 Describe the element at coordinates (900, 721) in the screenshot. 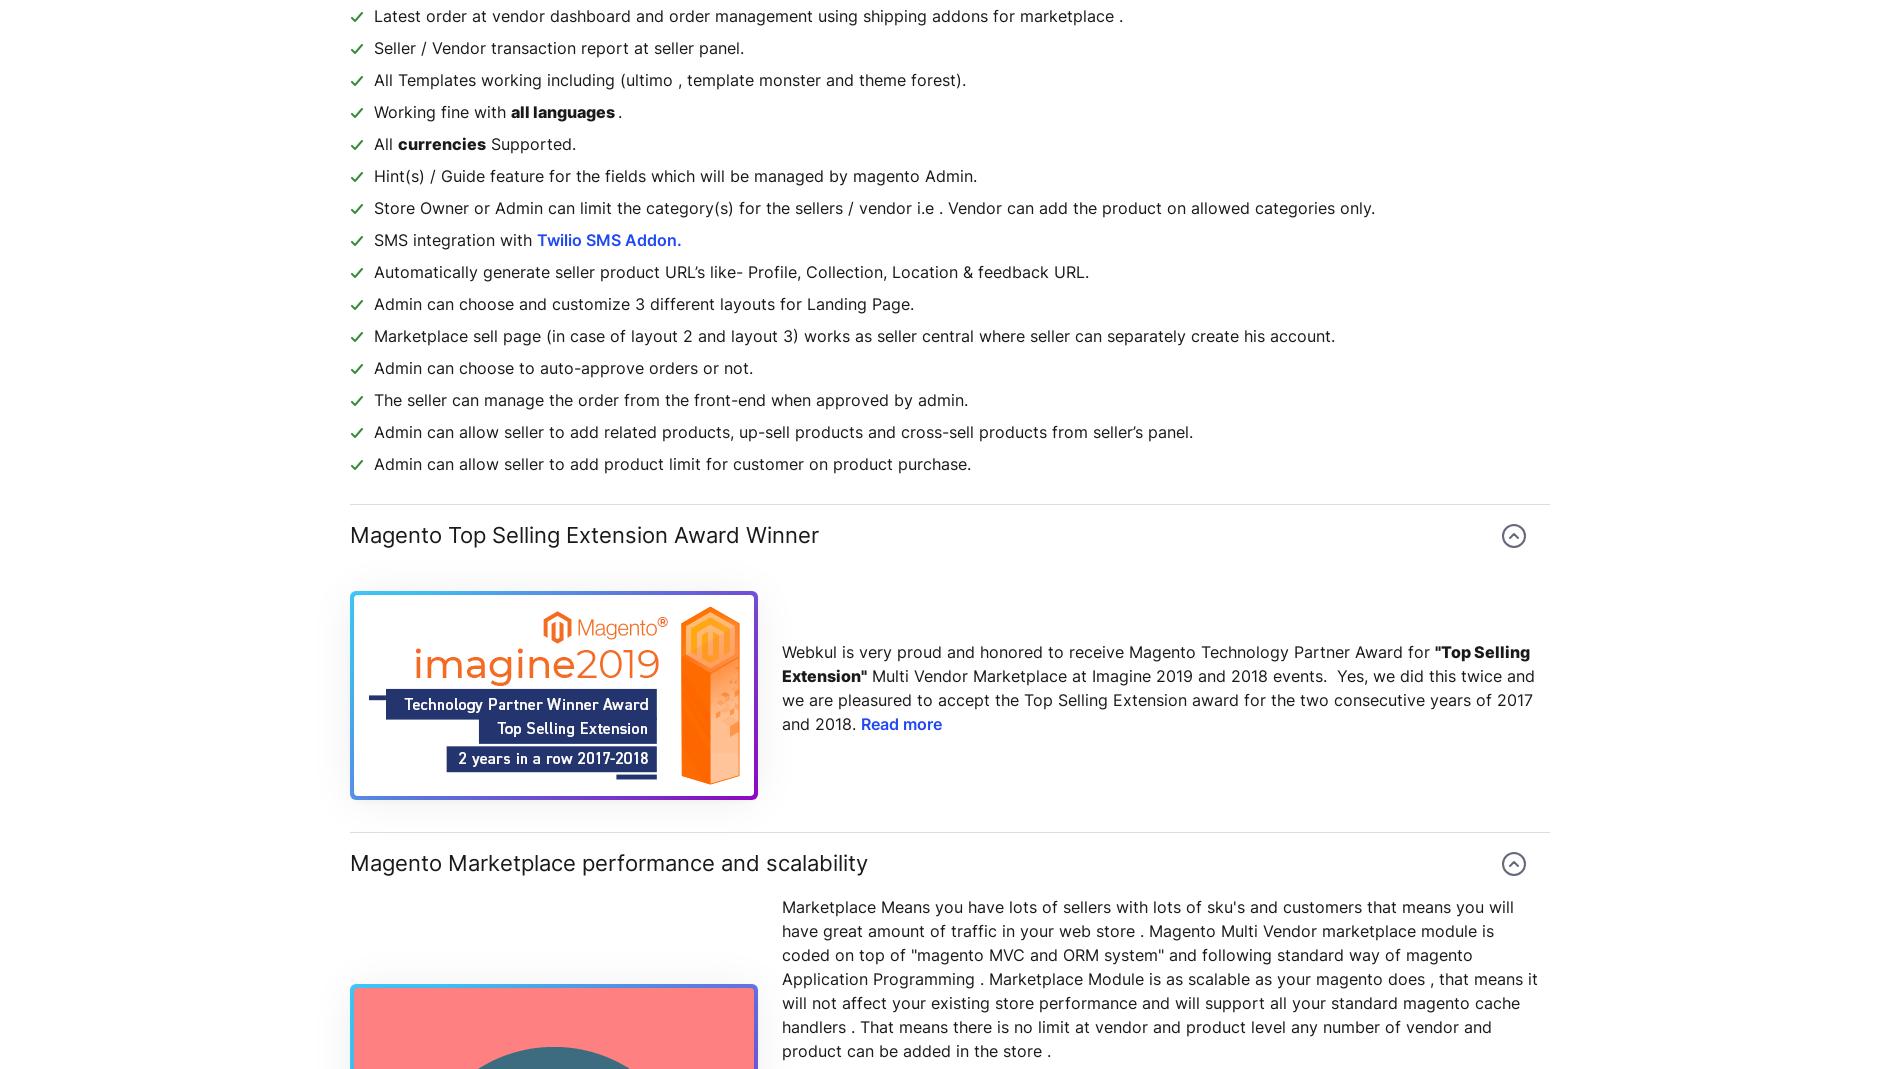

I see `'Read more'` at that location.